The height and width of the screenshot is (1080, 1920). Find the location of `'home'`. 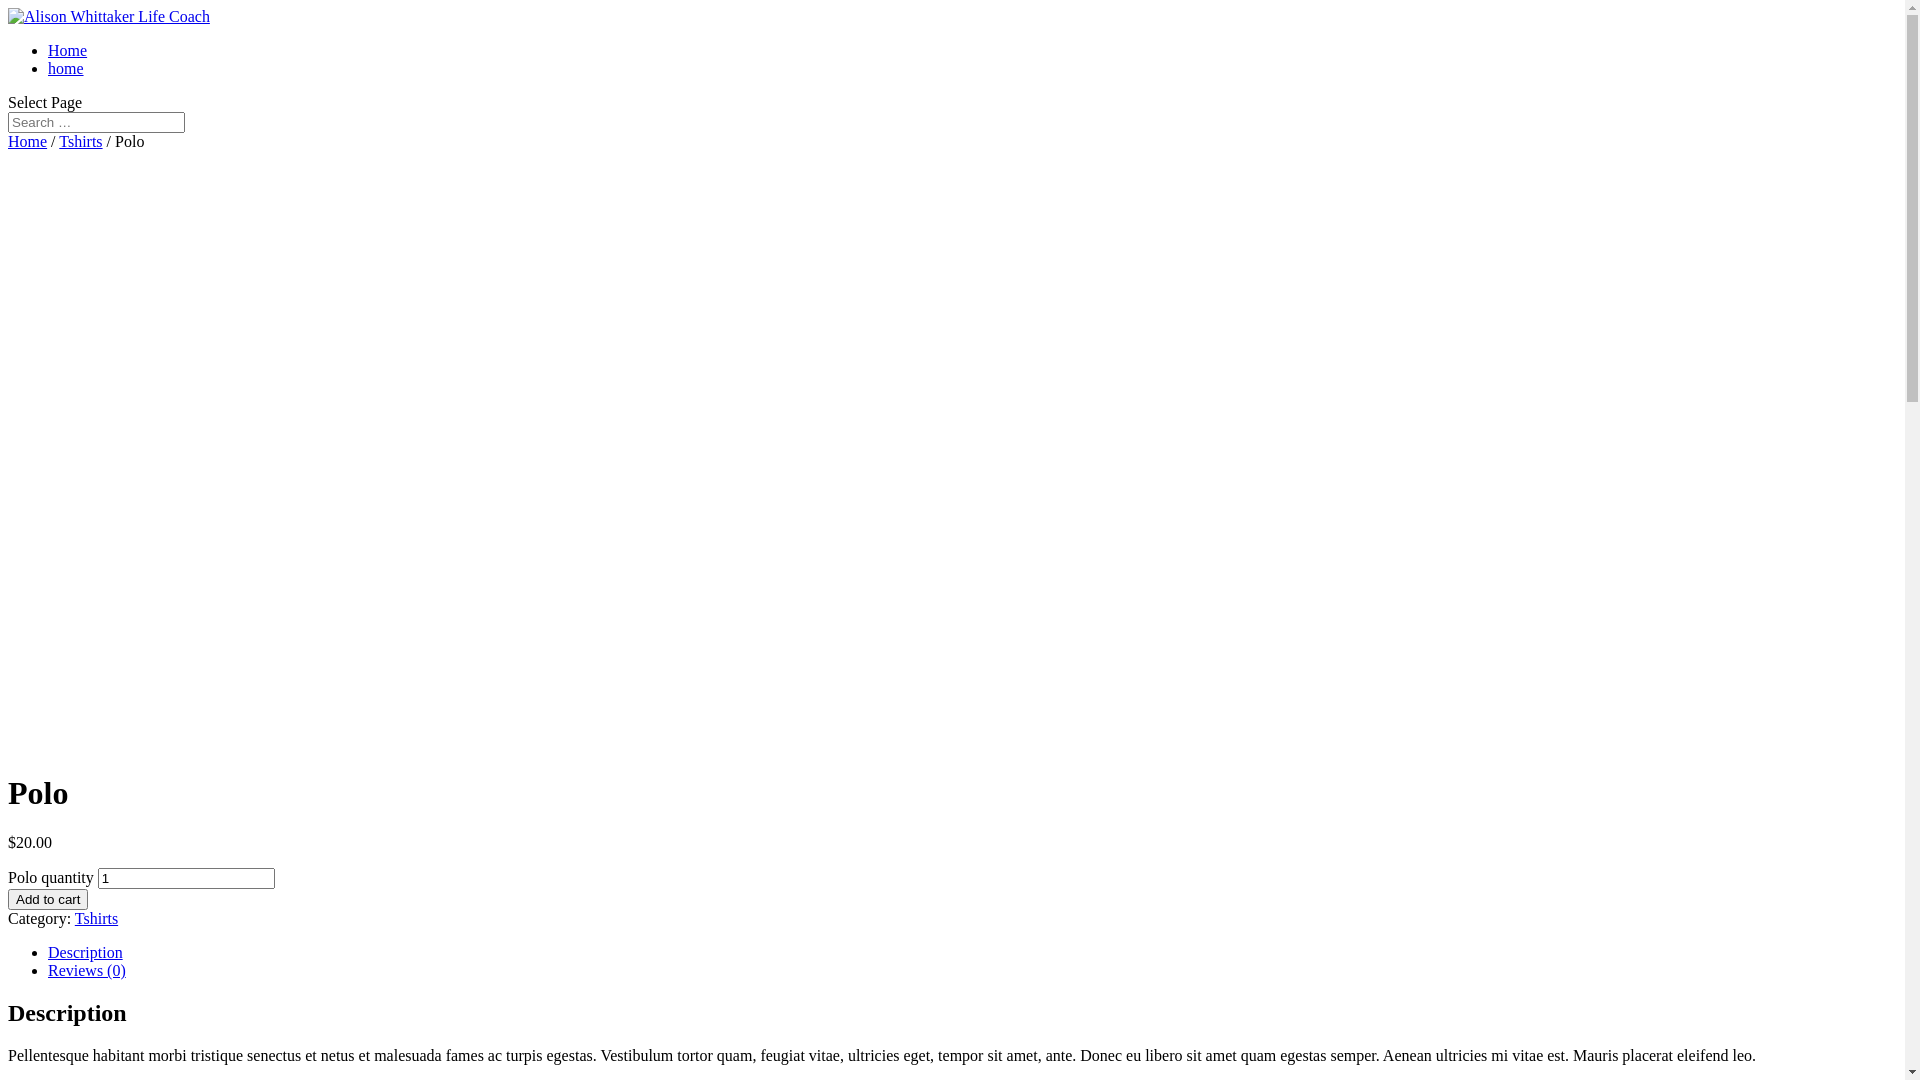

'home' is located at coordinates (66, 67).